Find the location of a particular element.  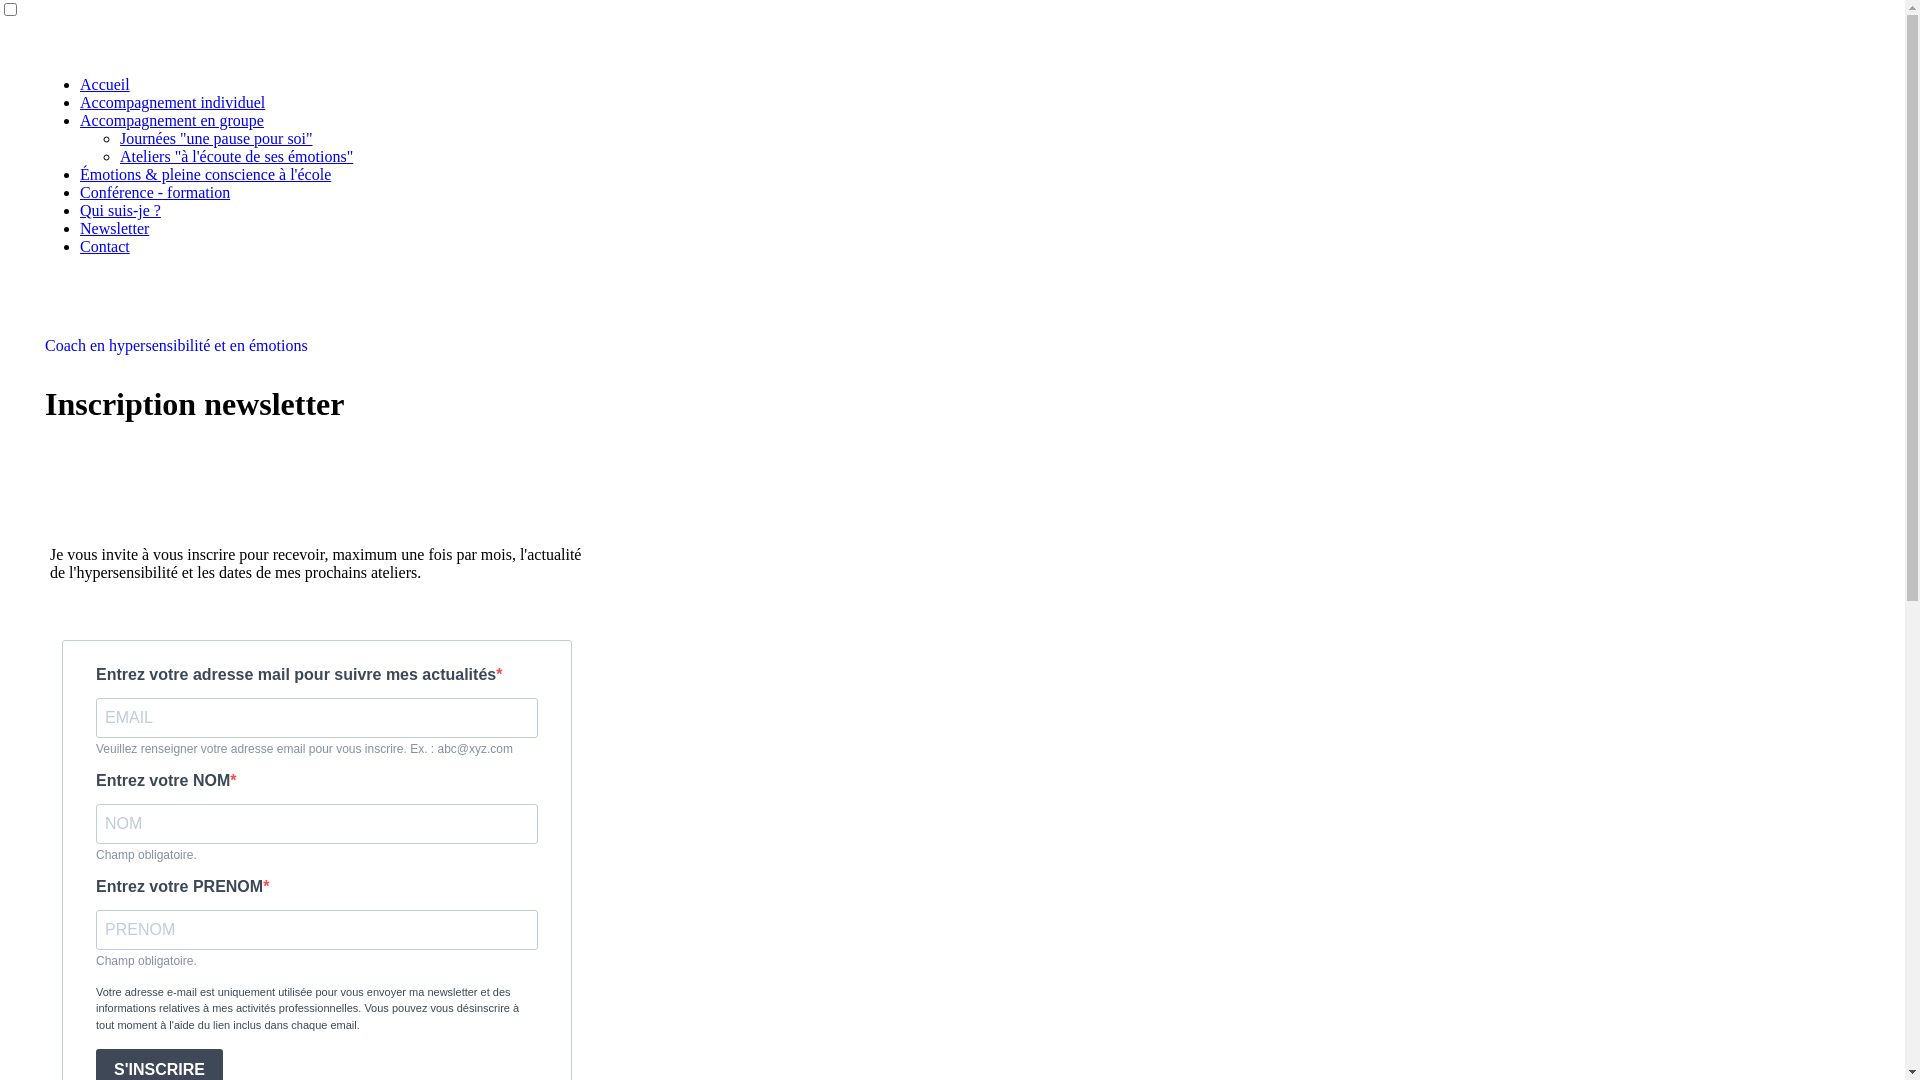

'Contact' is located at coordinates (104, 245).